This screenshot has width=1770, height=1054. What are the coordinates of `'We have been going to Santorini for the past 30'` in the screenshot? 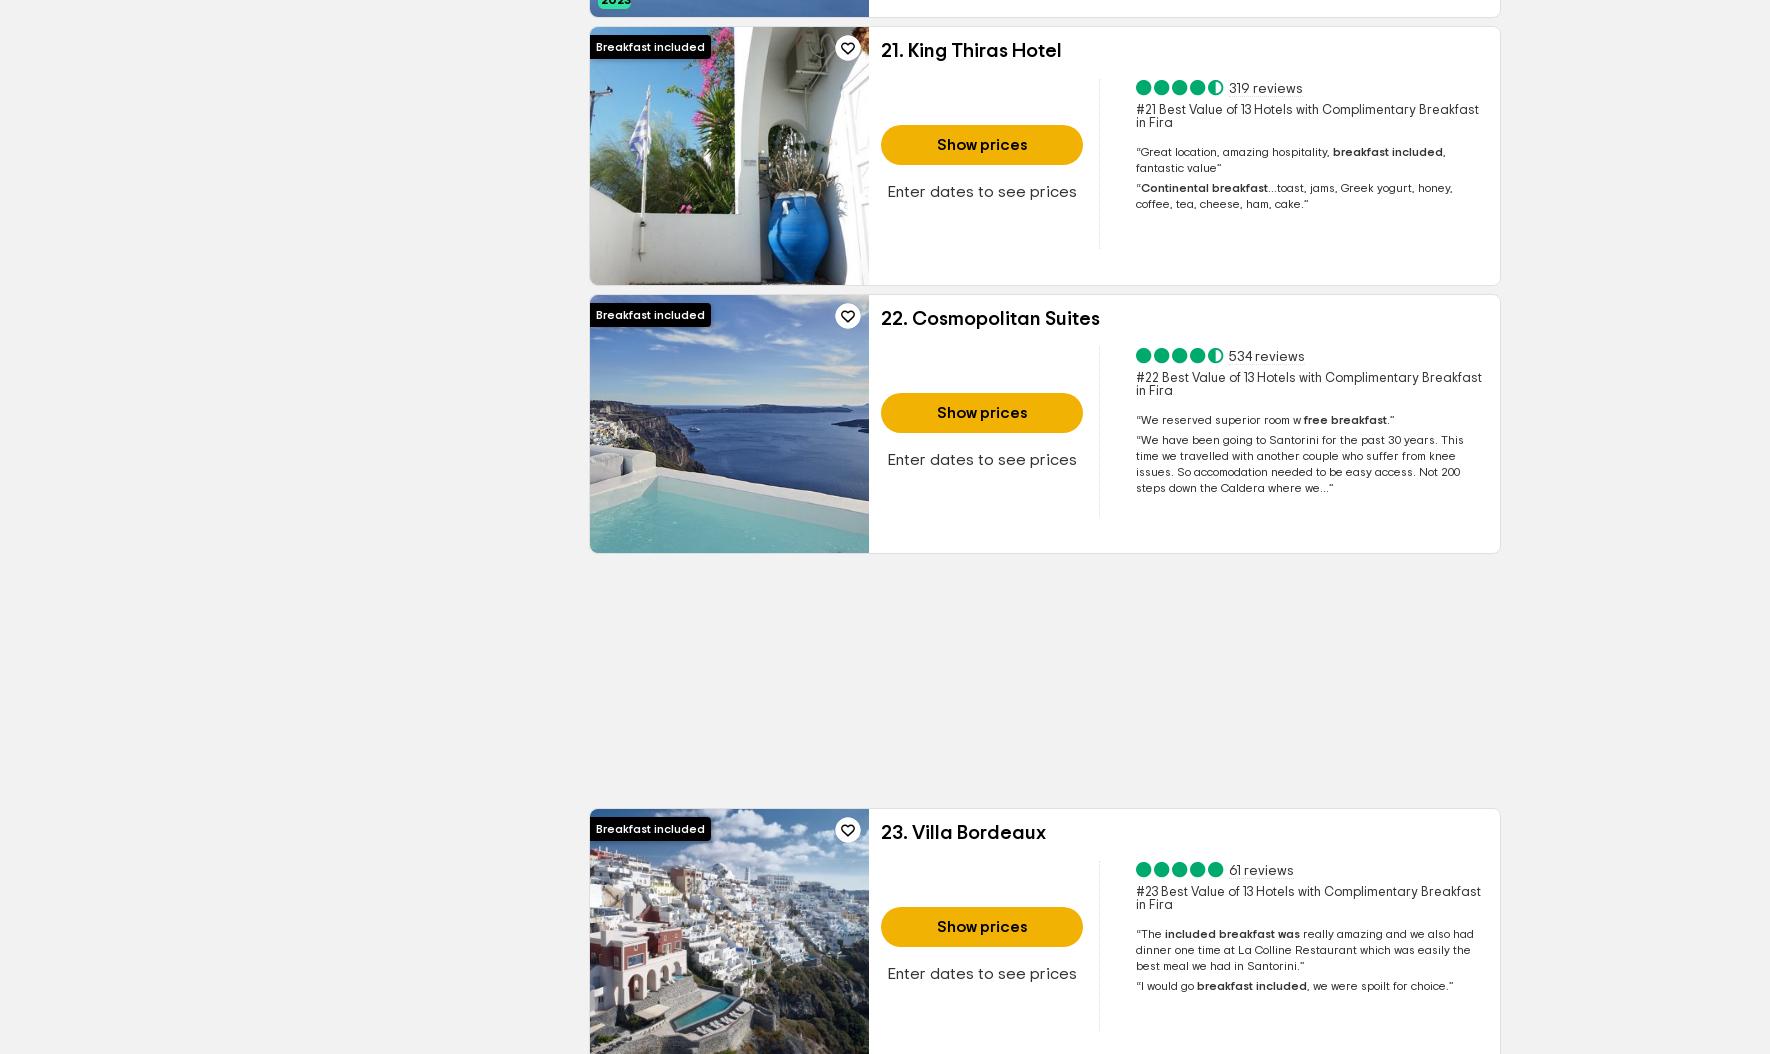 It's located at (1140, 440).